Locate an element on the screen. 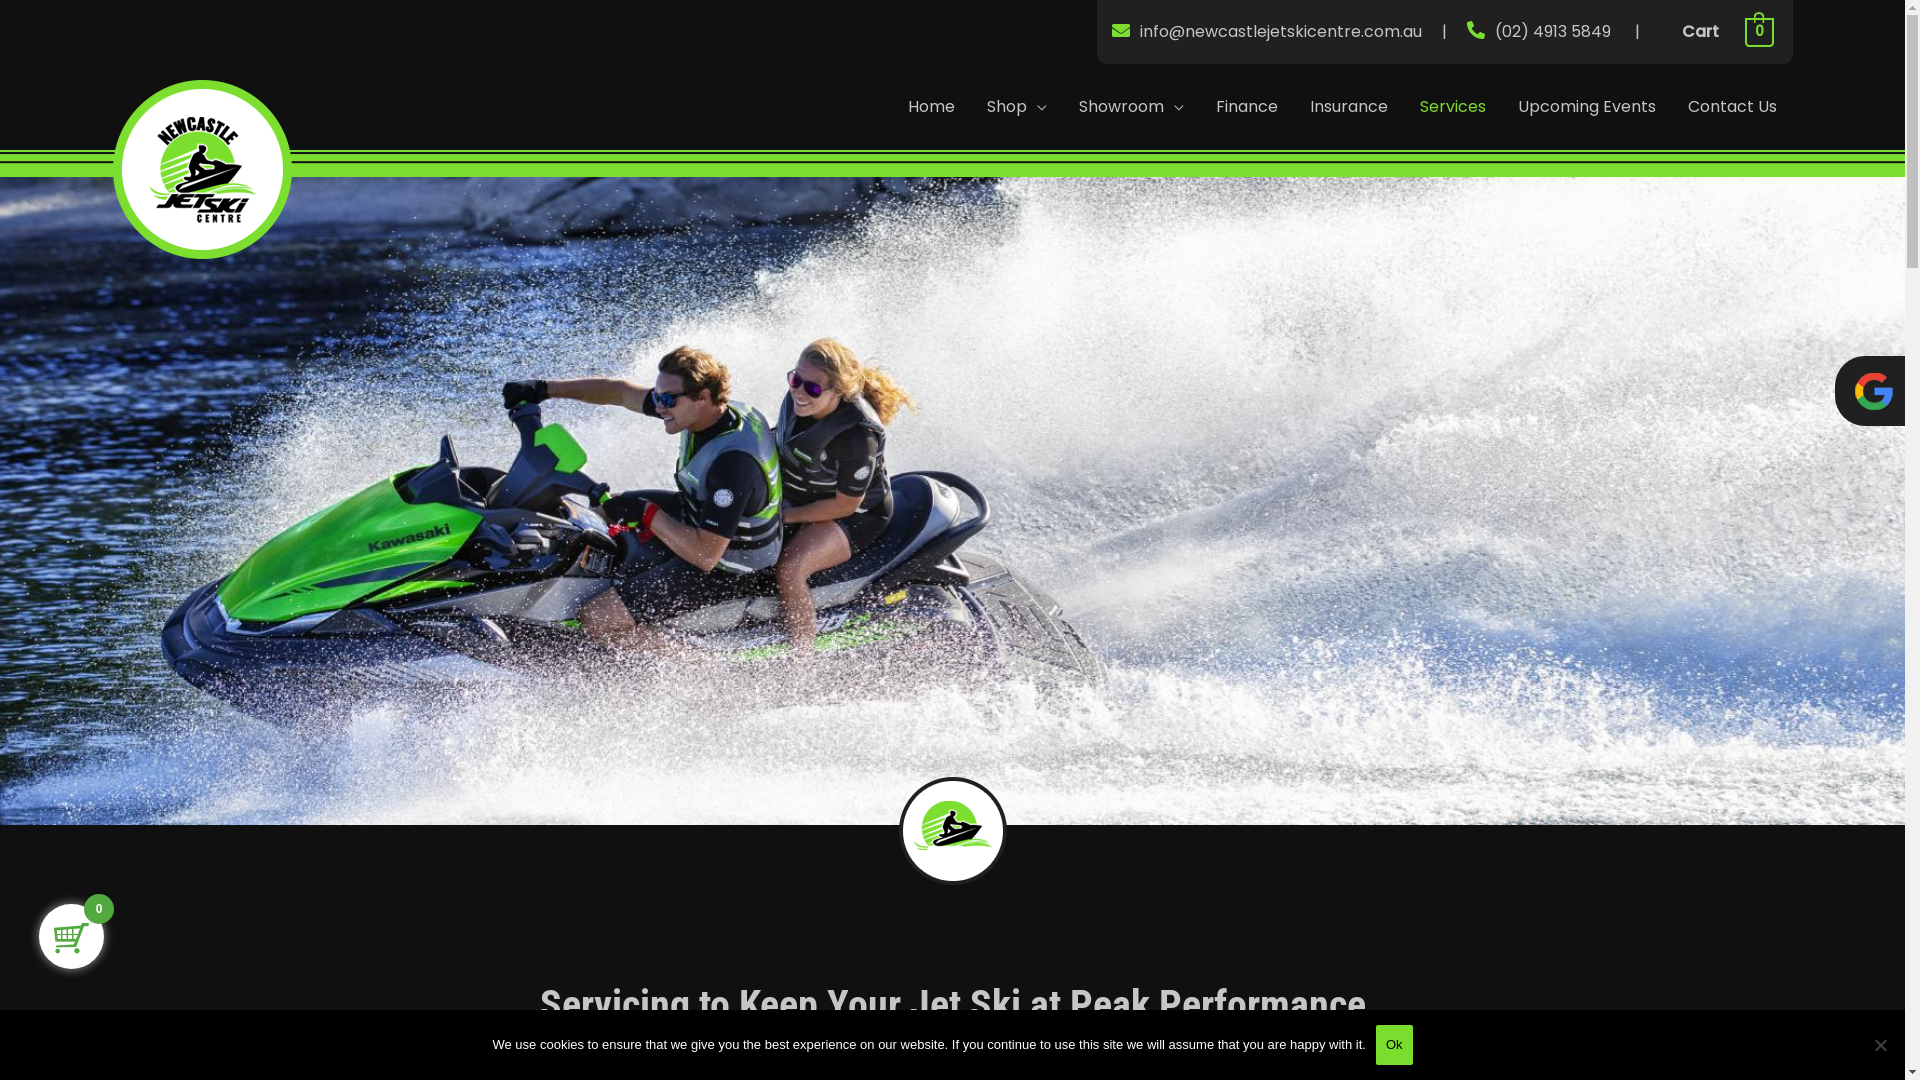  'Home' is located at coordinates (891, 107).